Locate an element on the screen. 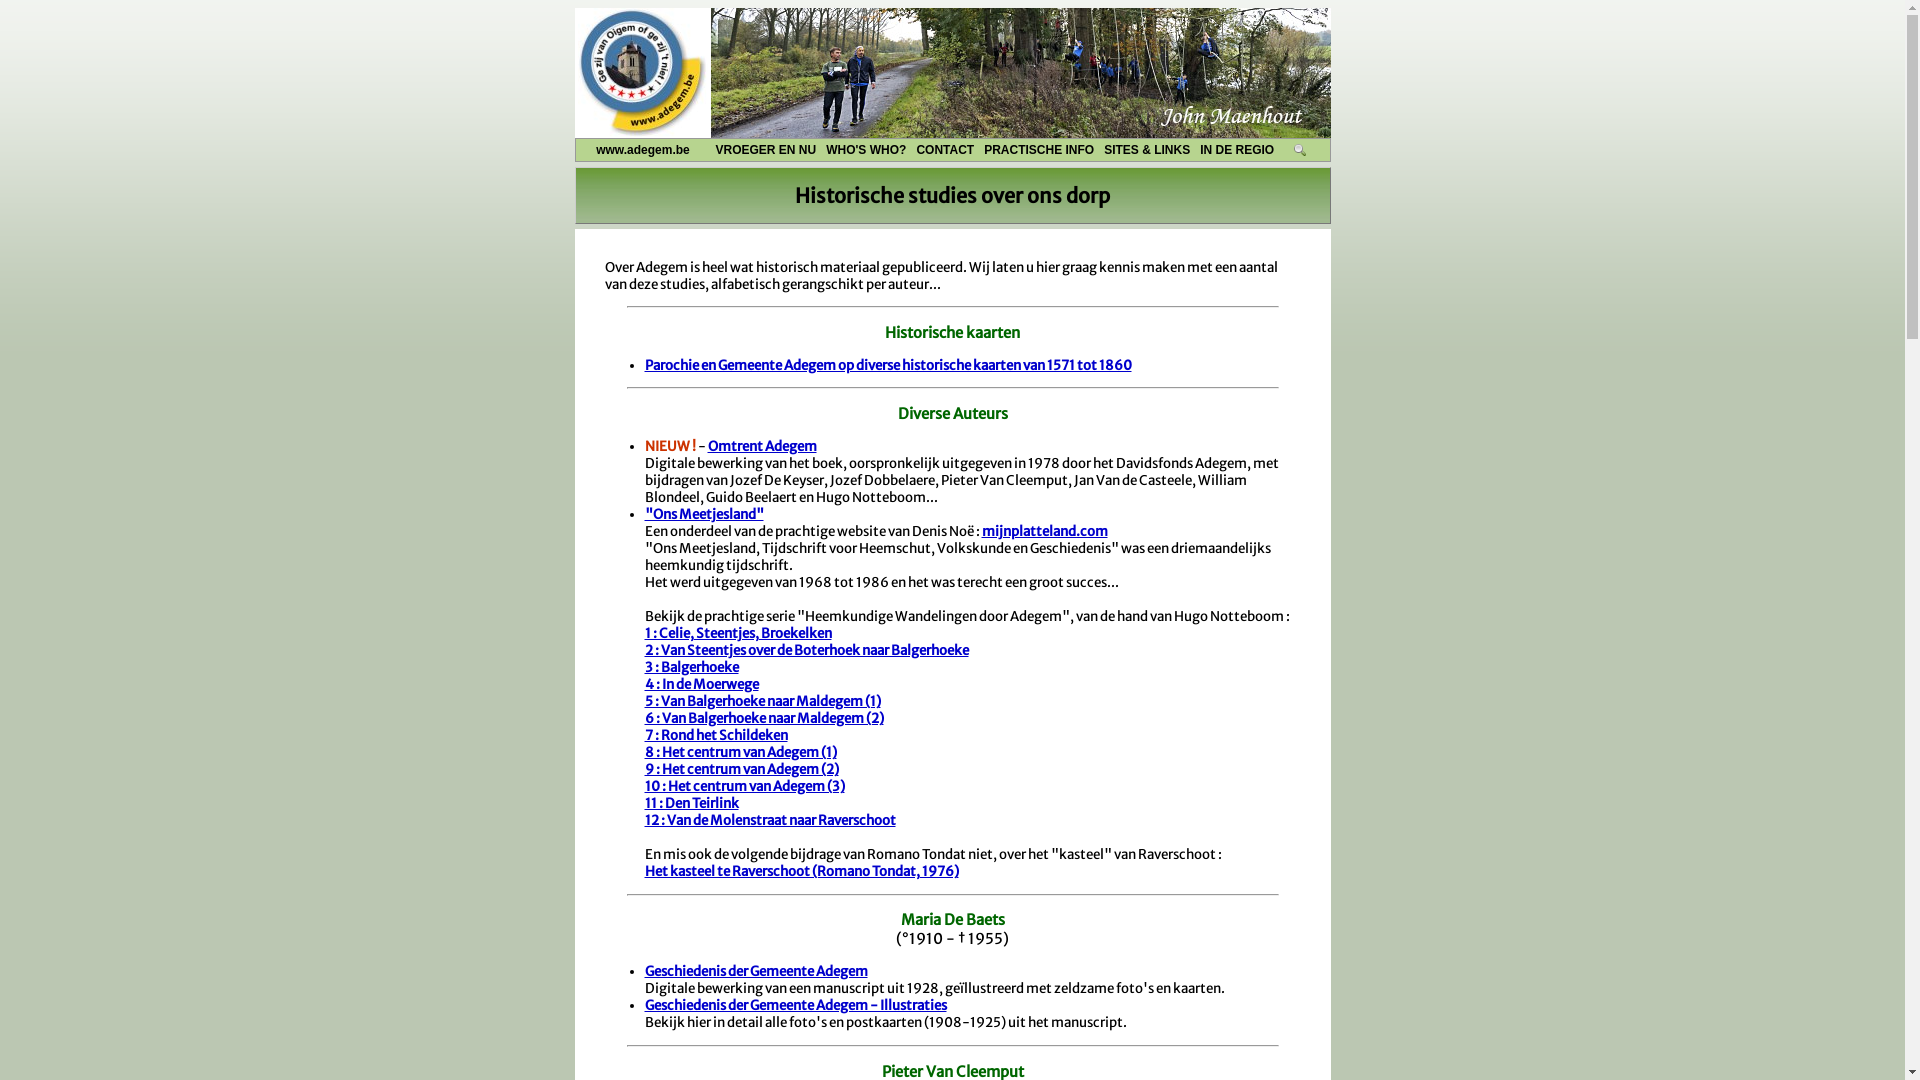  'Zoek op onze site' is located at coordinates (1300, 149).